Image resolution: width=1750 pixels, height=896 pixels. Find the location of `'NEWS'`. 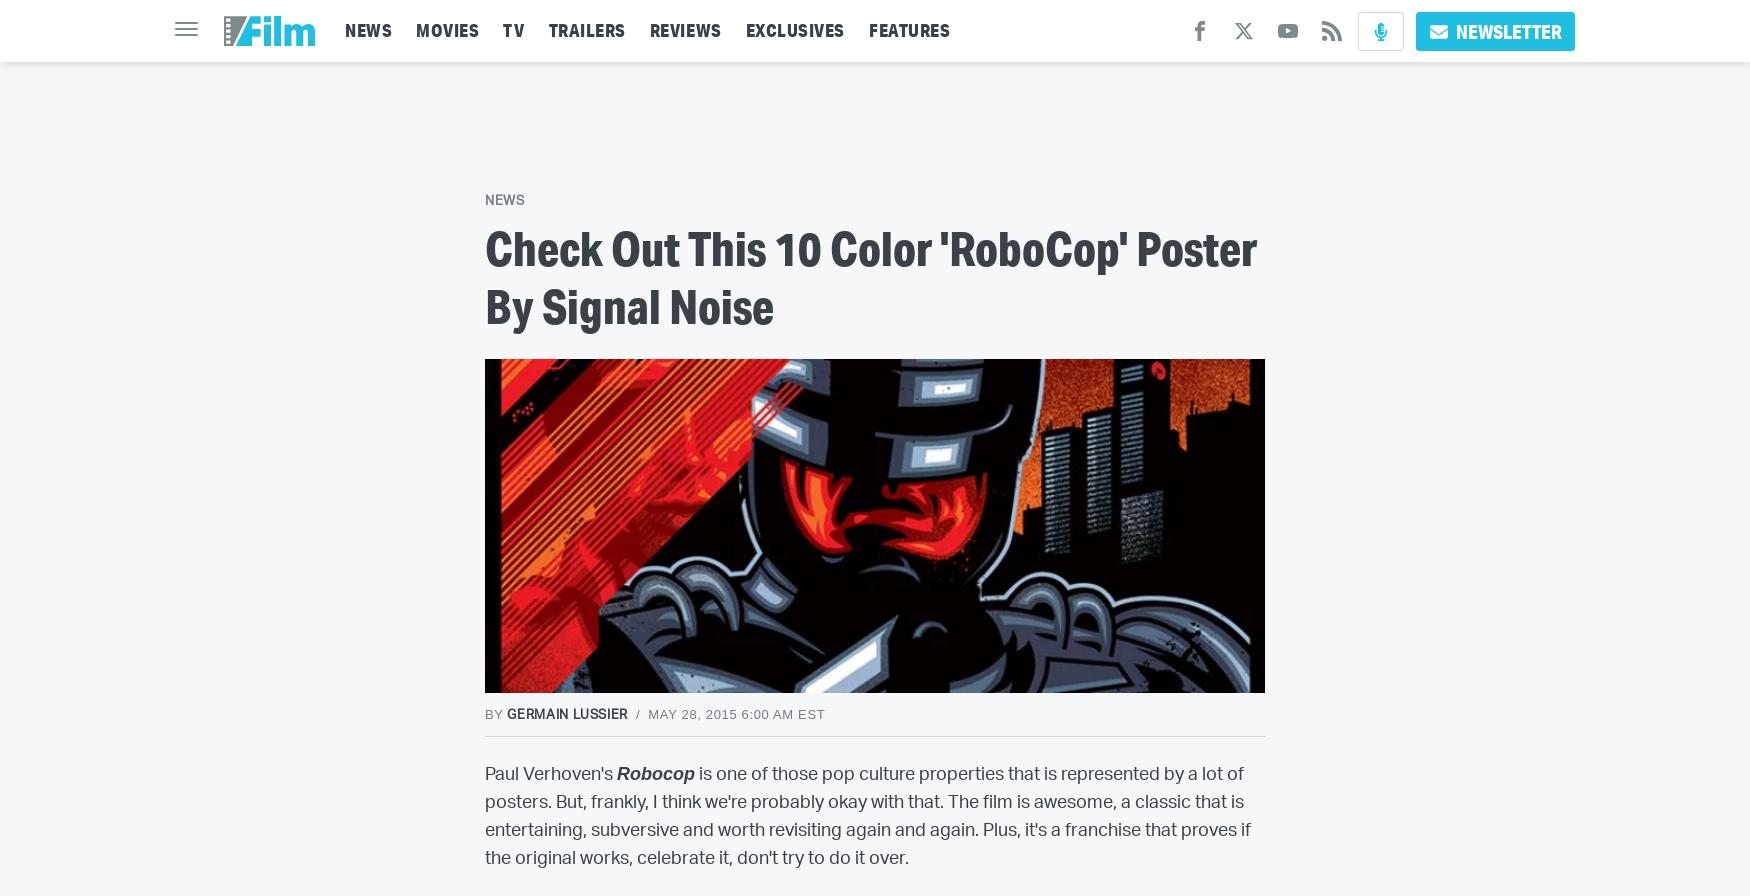

'NEWS' is located at coordinates (344, 30).